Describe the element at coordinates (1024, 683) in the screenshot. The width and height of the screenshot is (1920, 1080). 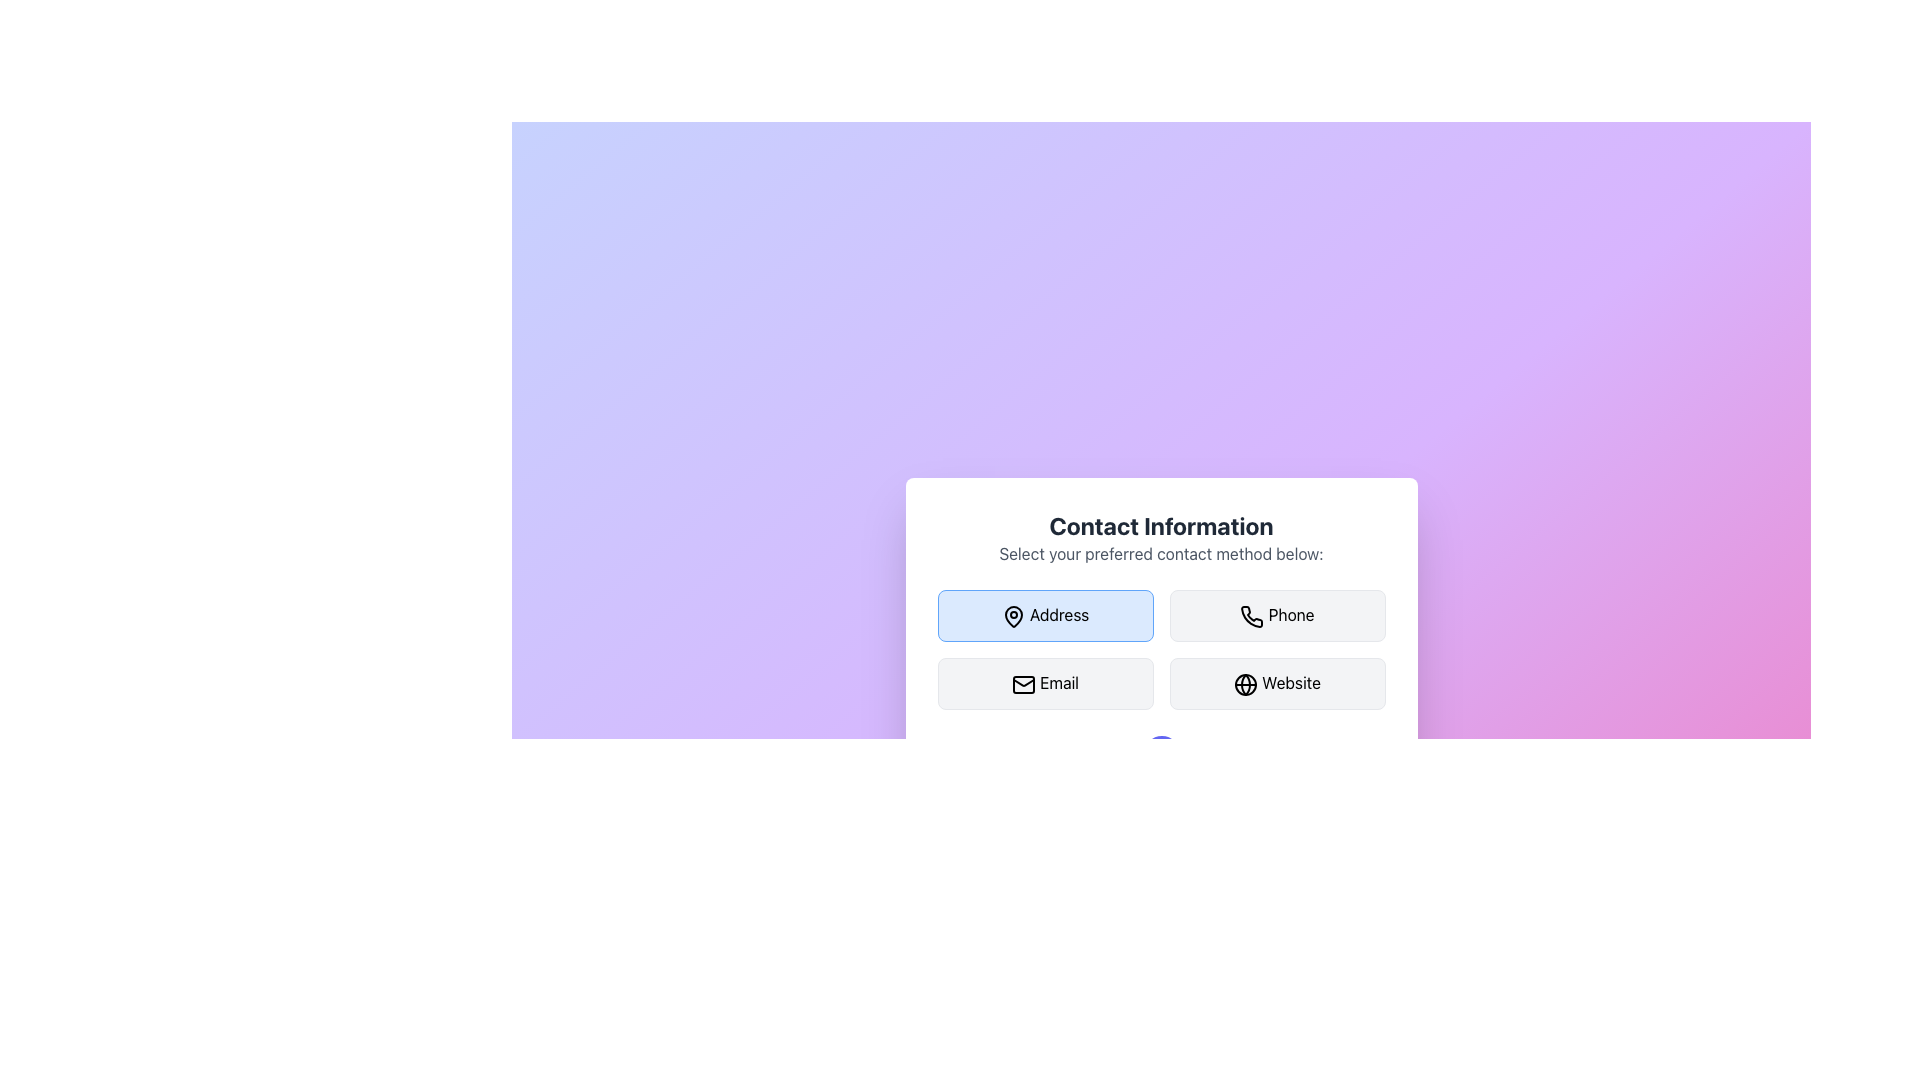
I see `the envelope icon inside the 'Email' button located at the bottom-left corner of the grid` at that location.